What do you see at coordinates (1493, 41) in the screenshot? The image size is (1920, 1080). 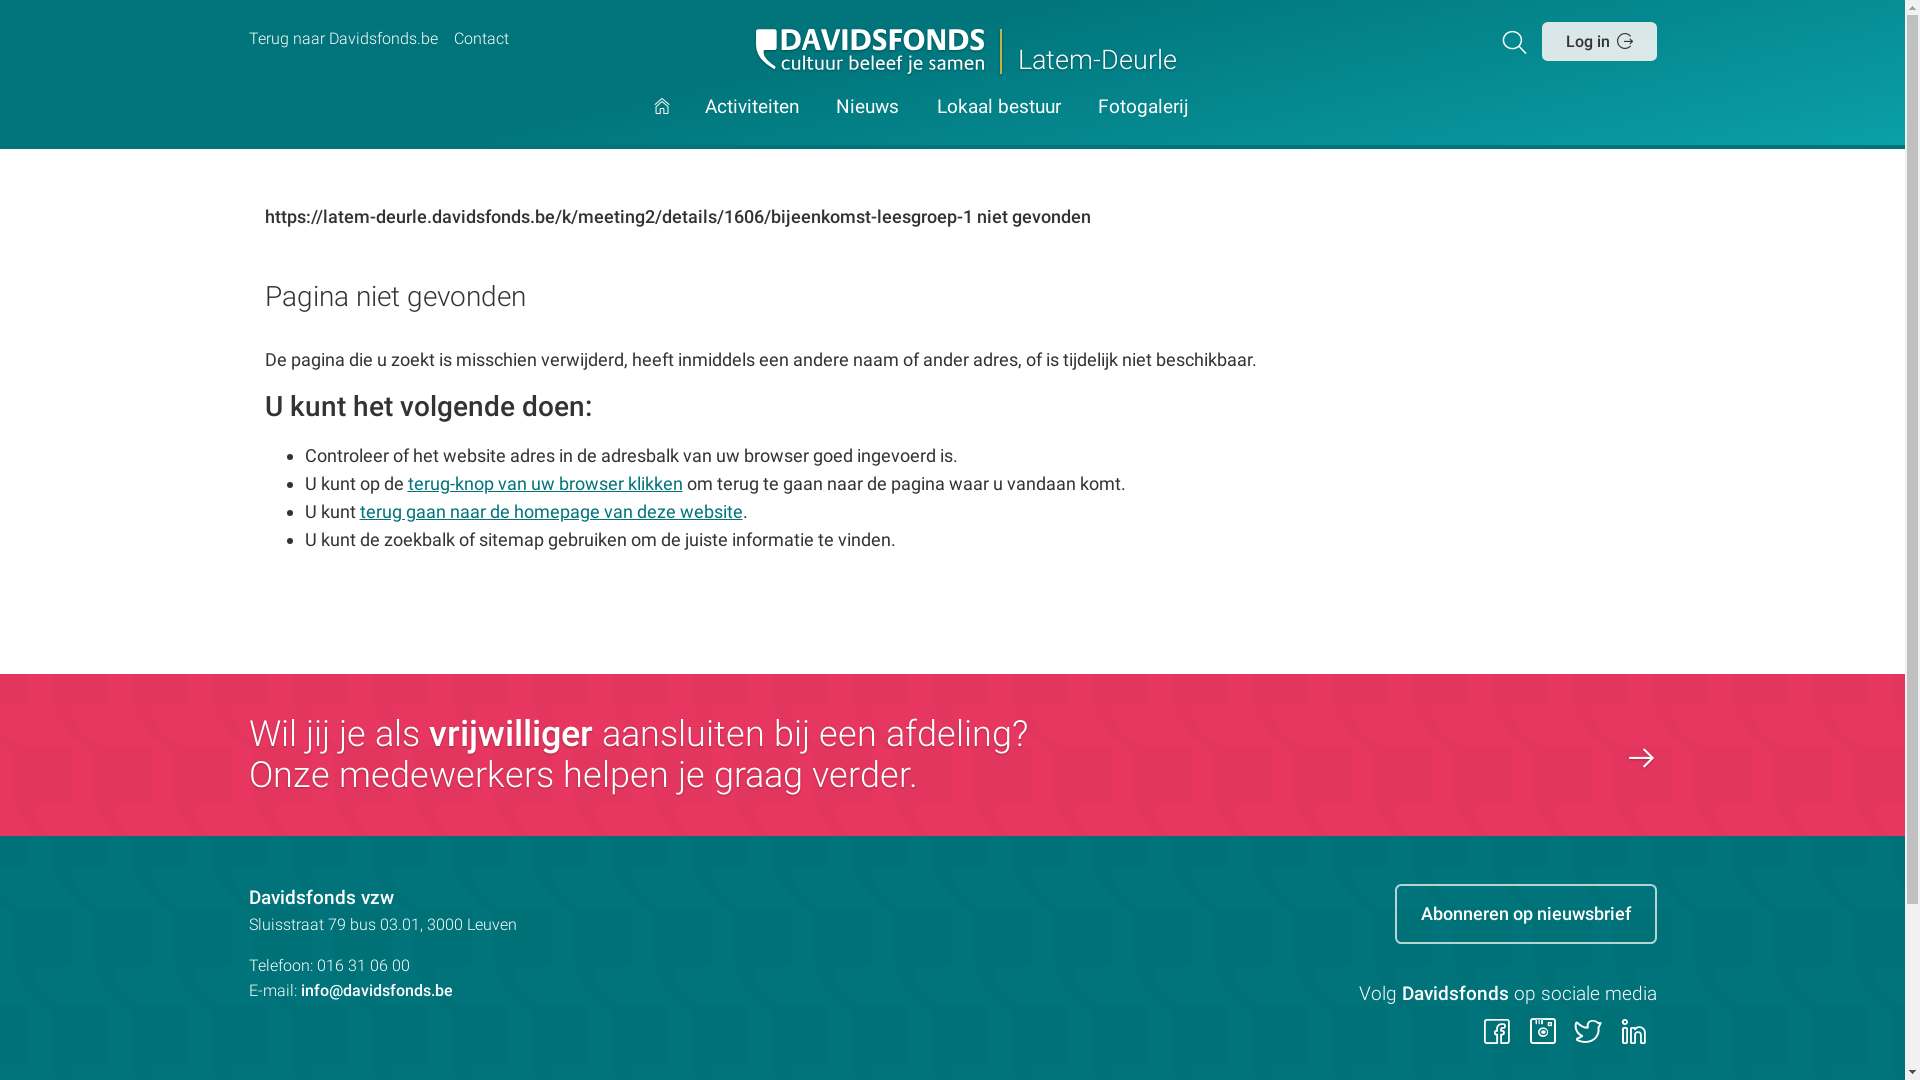 I see `'Zoeken'` at bounding box center [1493, 41].